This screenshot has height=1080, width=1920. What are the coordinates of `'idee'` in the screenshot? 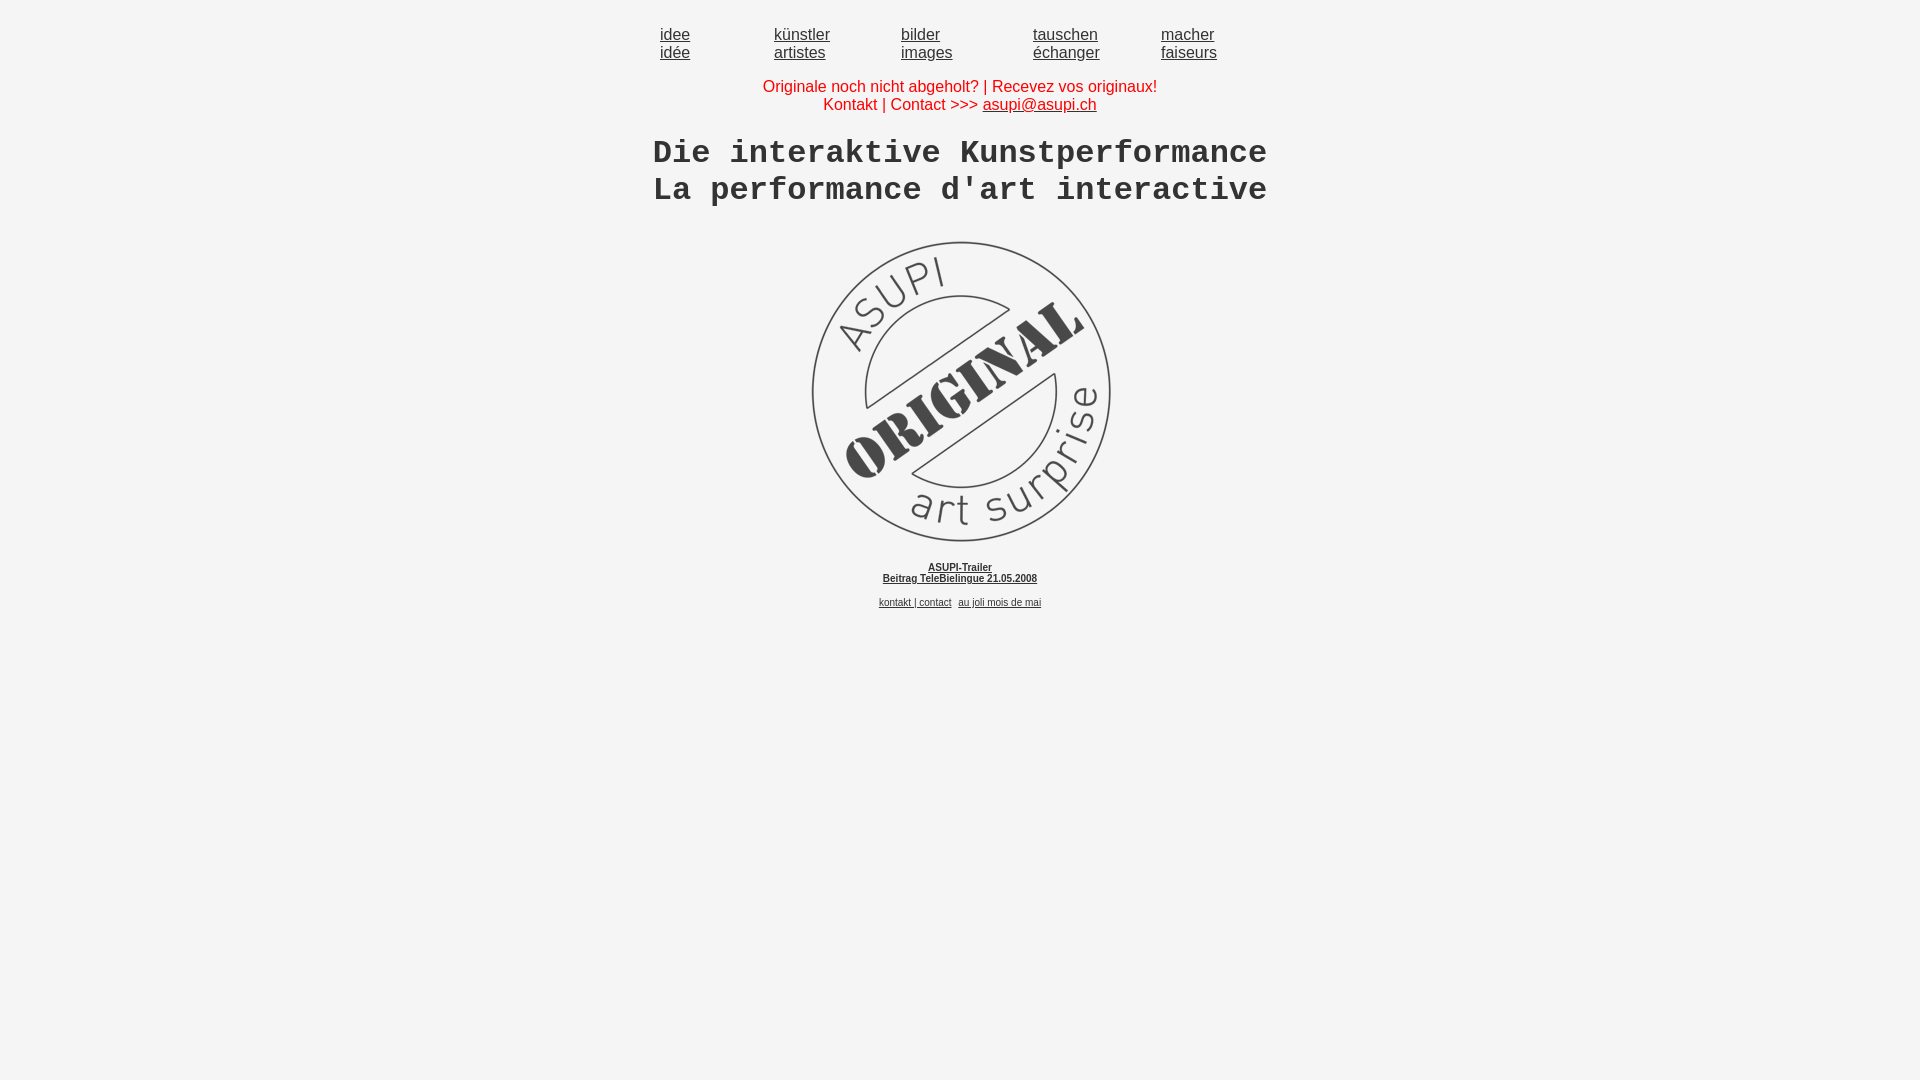 It's located at (675, 34).